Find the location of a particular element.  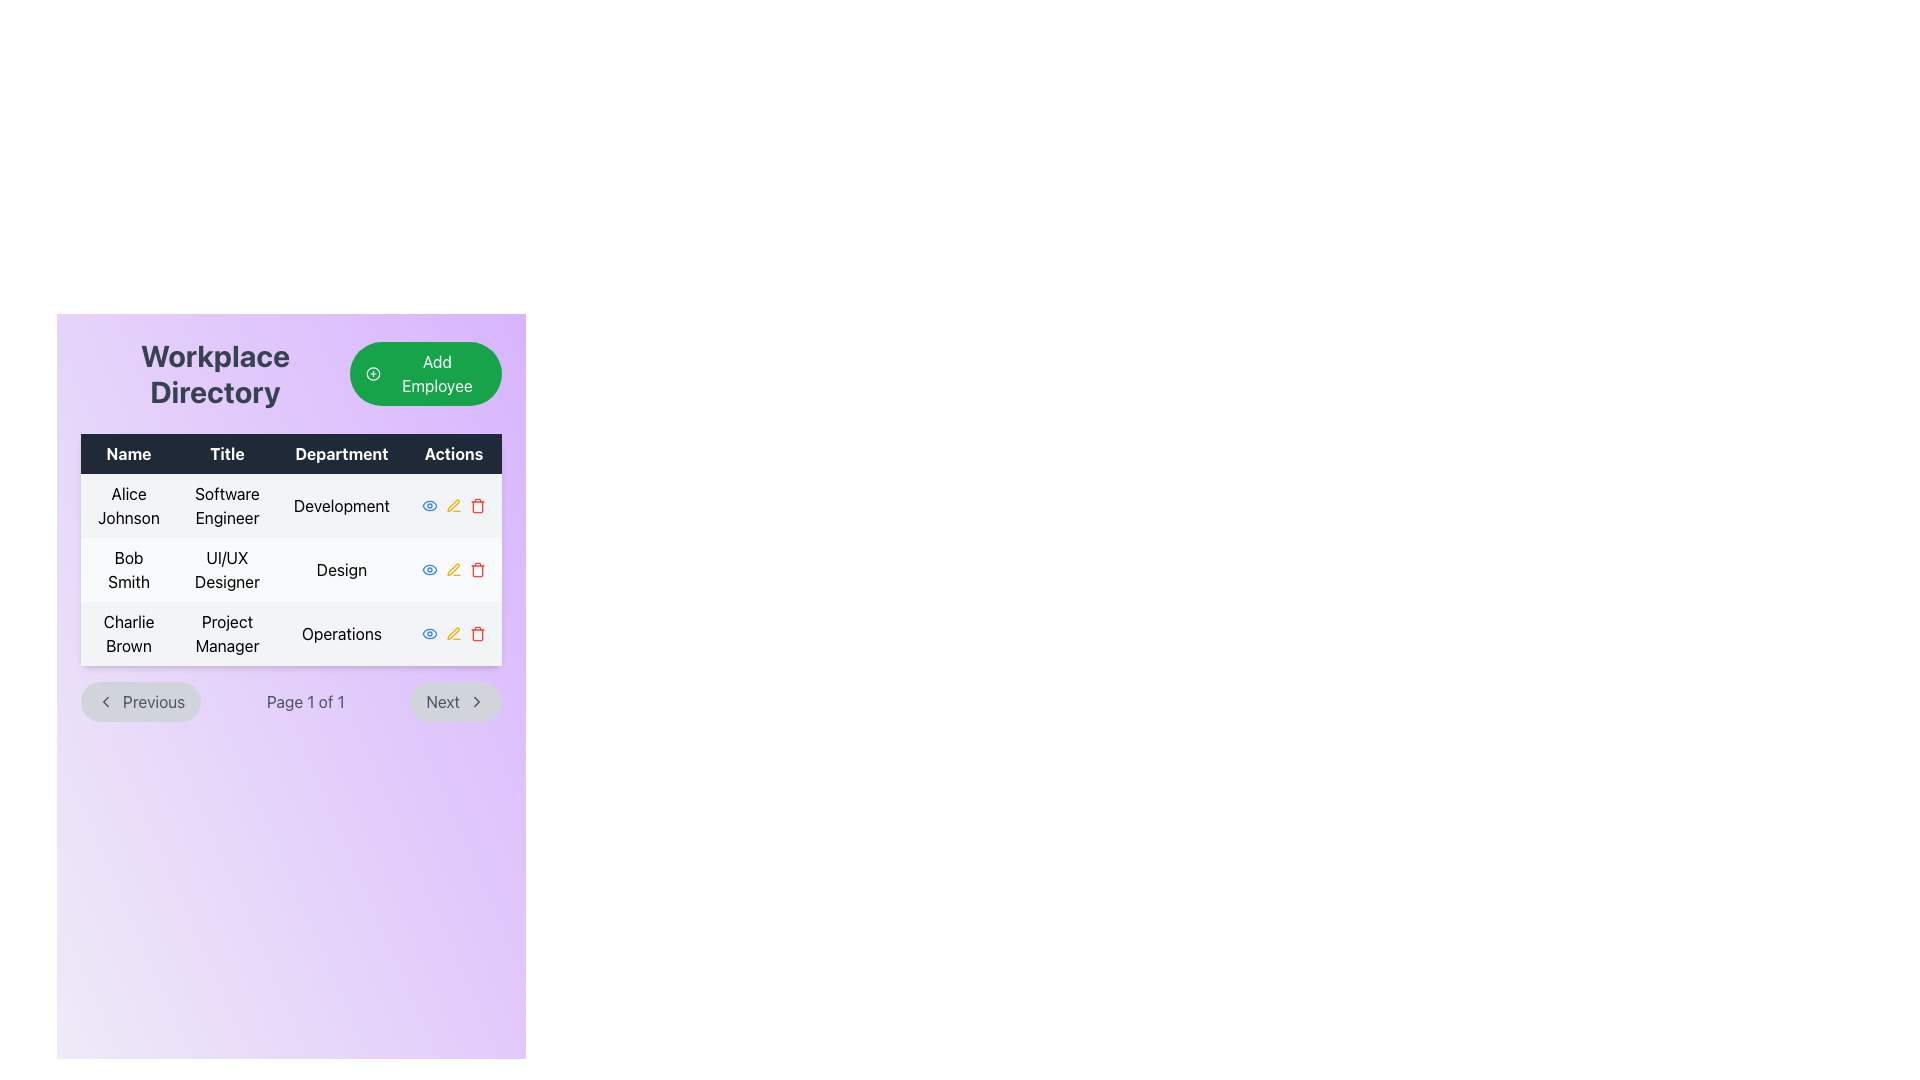

the blue eye icon representing visibility in the Actions column for Bob Smith is located at coordinates (428, 570).